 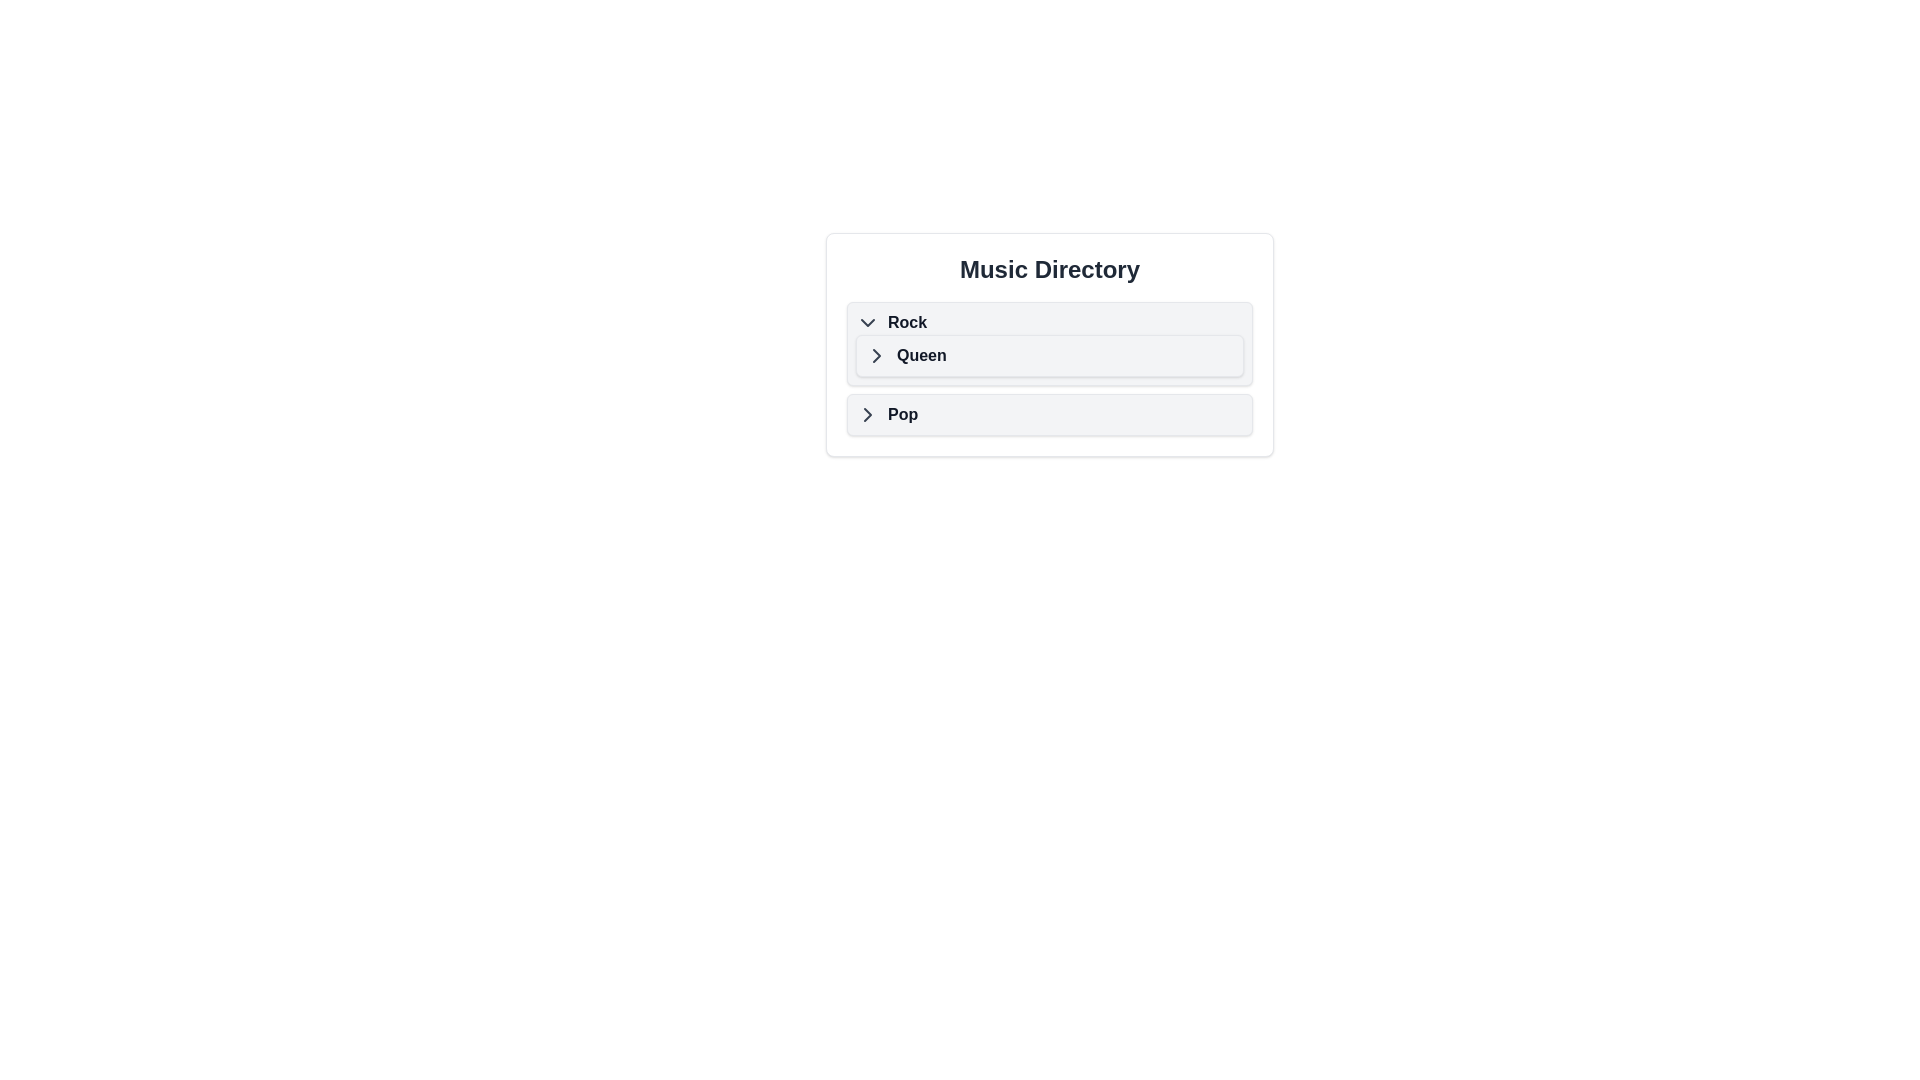 What do you see at coordinates (868, 322) in the screenshot?
I see `the downward chevron icon located to the left of the text 'Rock' in the hierarchical directory interface to provide a visual cue for interaction` at bounding box center [868, 322].